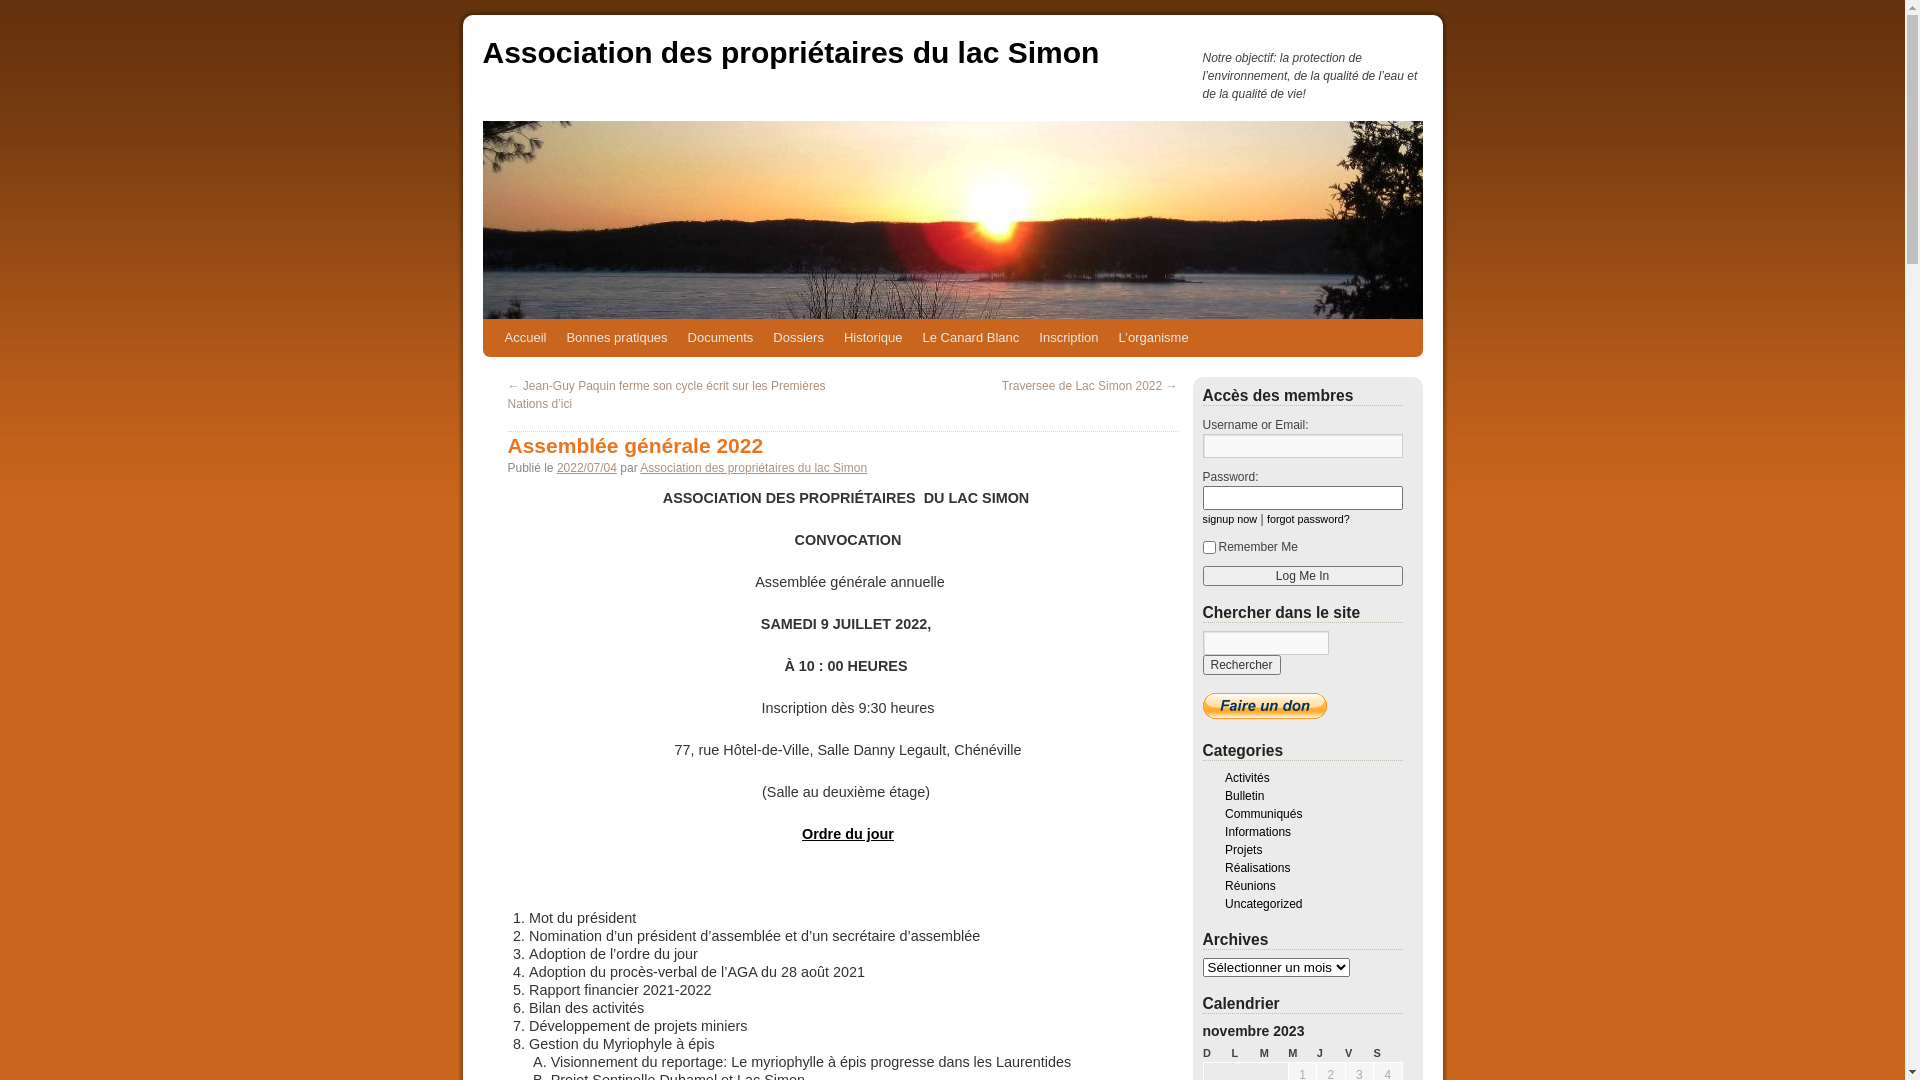  I want to click on 'Bonnes pratiques', so click(615, 337).